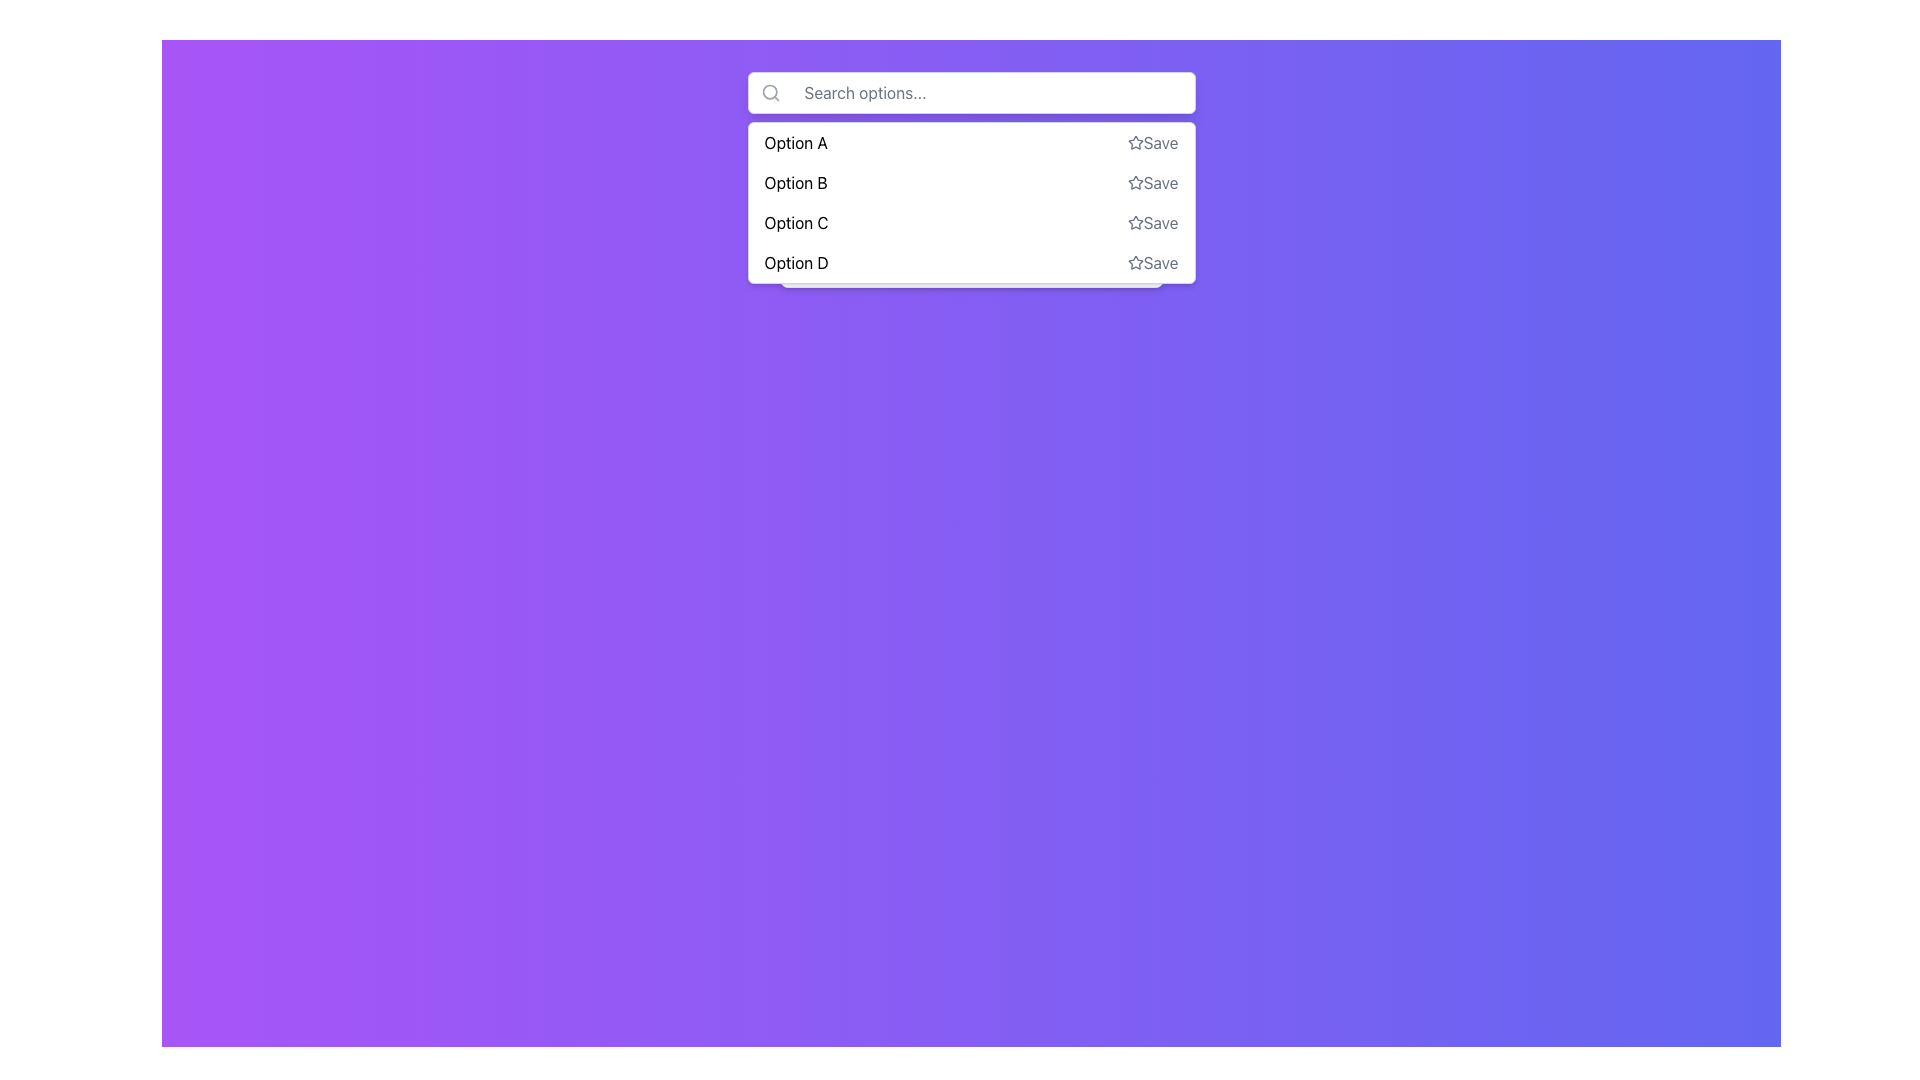 The height and width of the screenshot is (1080, 1920). What do you see at coordinates (1152, 141) in the screenshot?
I see `the 'Save' button, which is styled in gray and positioned next to a star icon` at bounding box center [1152, 141].